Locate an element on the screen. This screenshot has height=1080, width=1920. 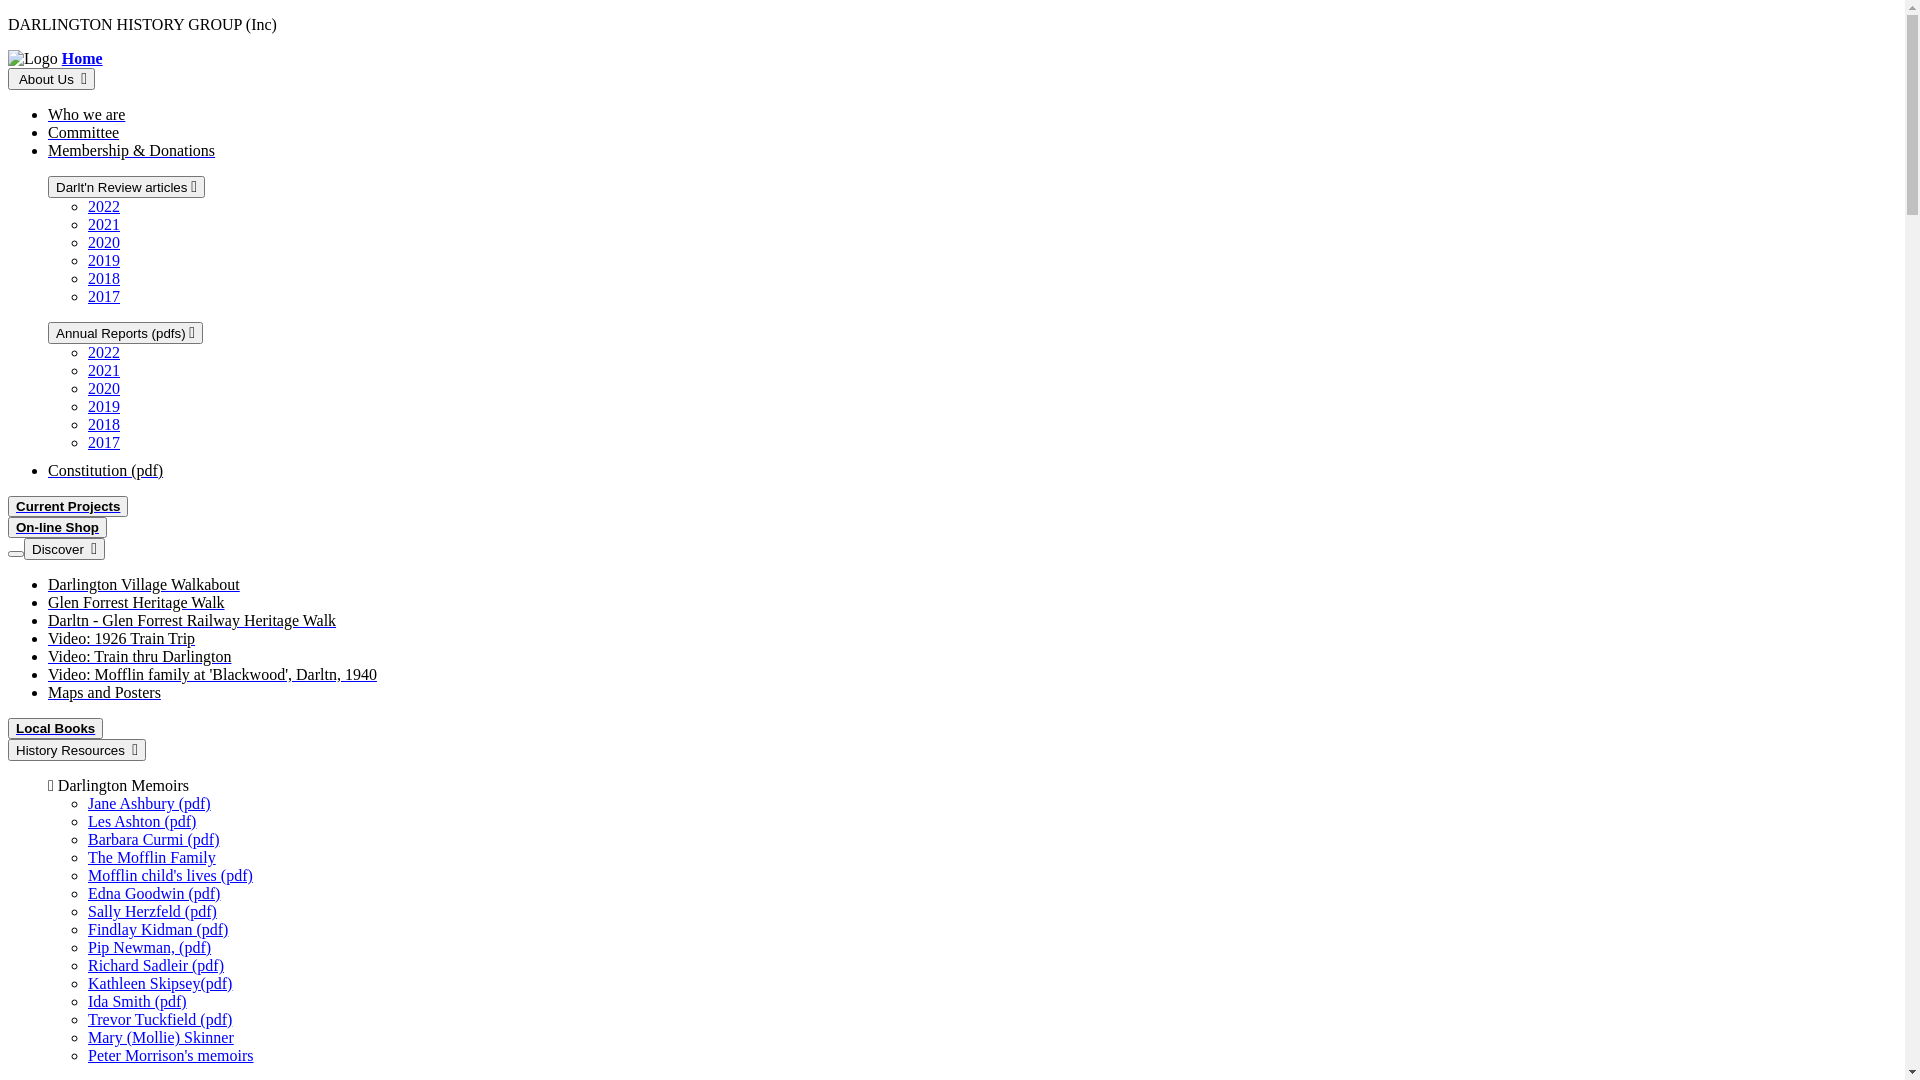
'Kathleen Skipsey(pdf)' is located at coordinates (158, 982).